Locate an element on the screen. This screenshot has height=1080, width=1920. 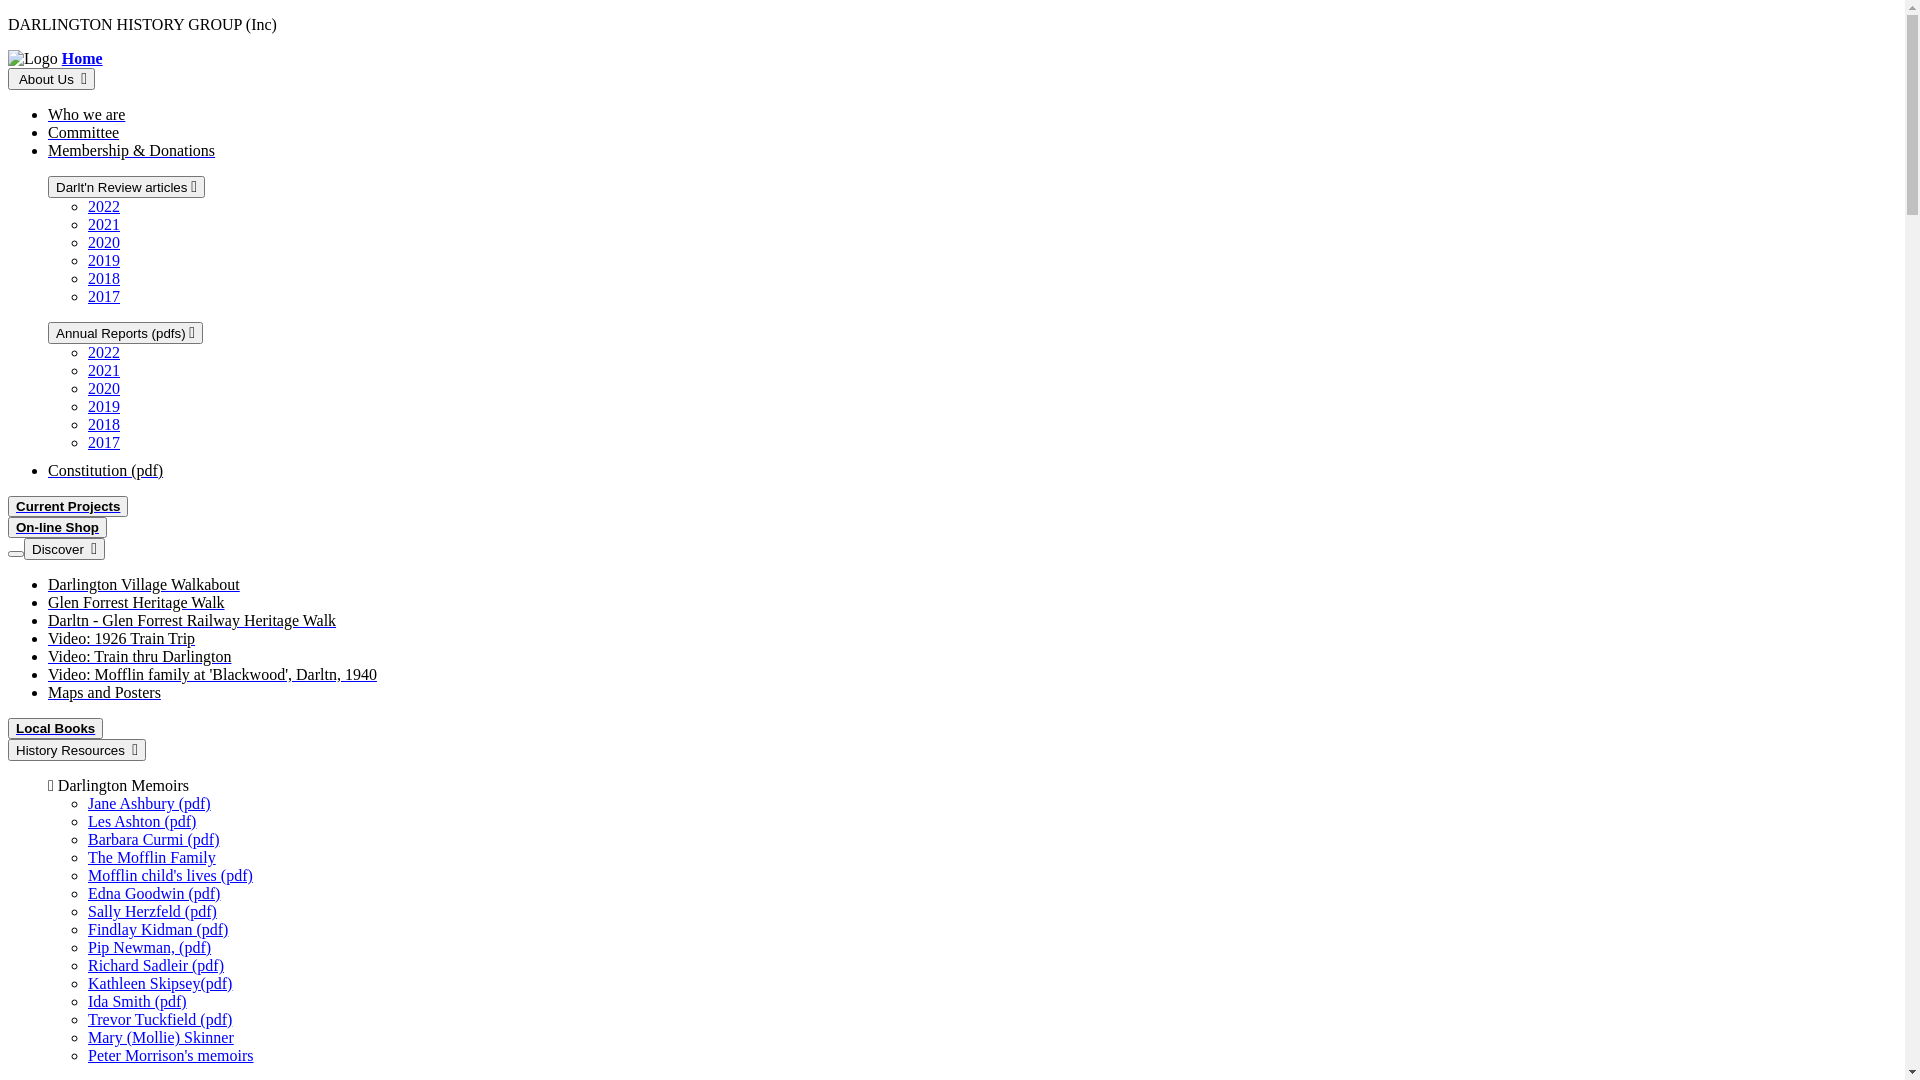
'Kathleen Skipsey(pdf)' is located at coordinates (158, 982).